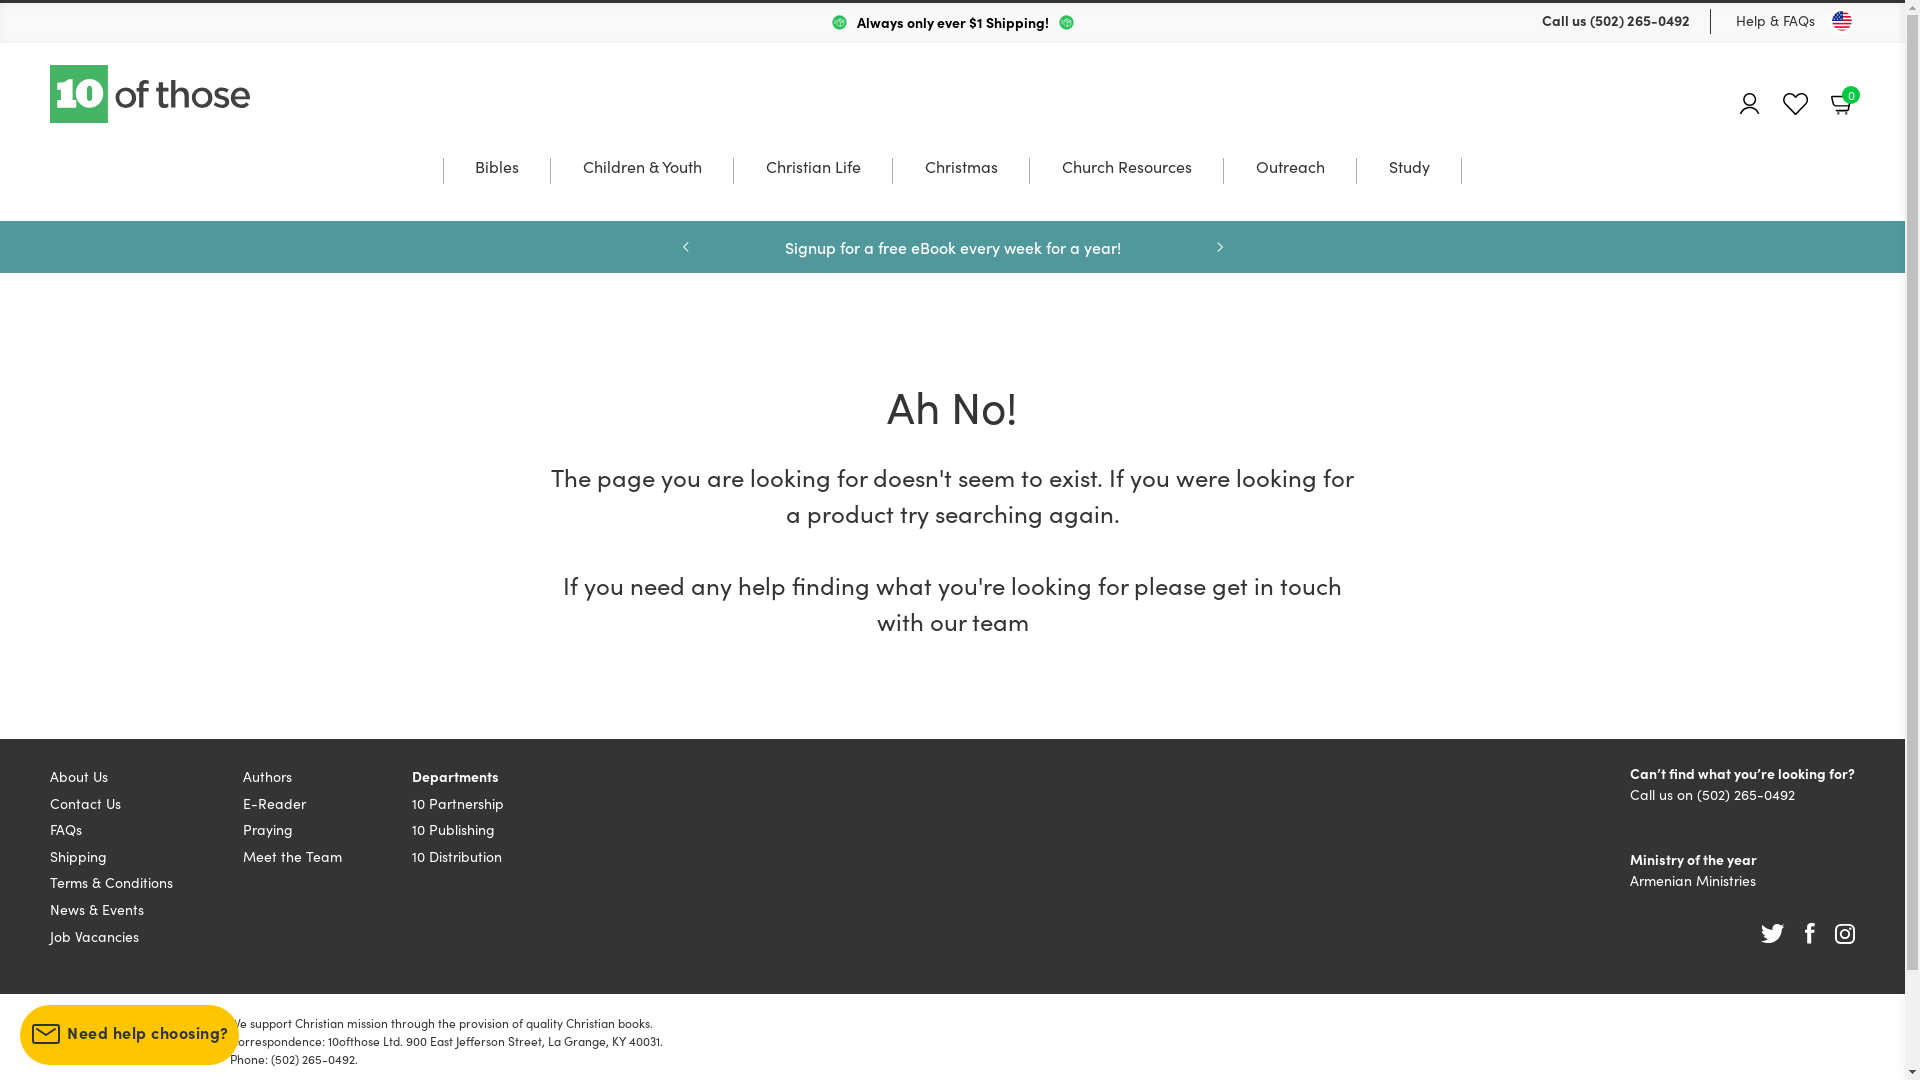  I want to click on '10 of those', so click(151, 93).